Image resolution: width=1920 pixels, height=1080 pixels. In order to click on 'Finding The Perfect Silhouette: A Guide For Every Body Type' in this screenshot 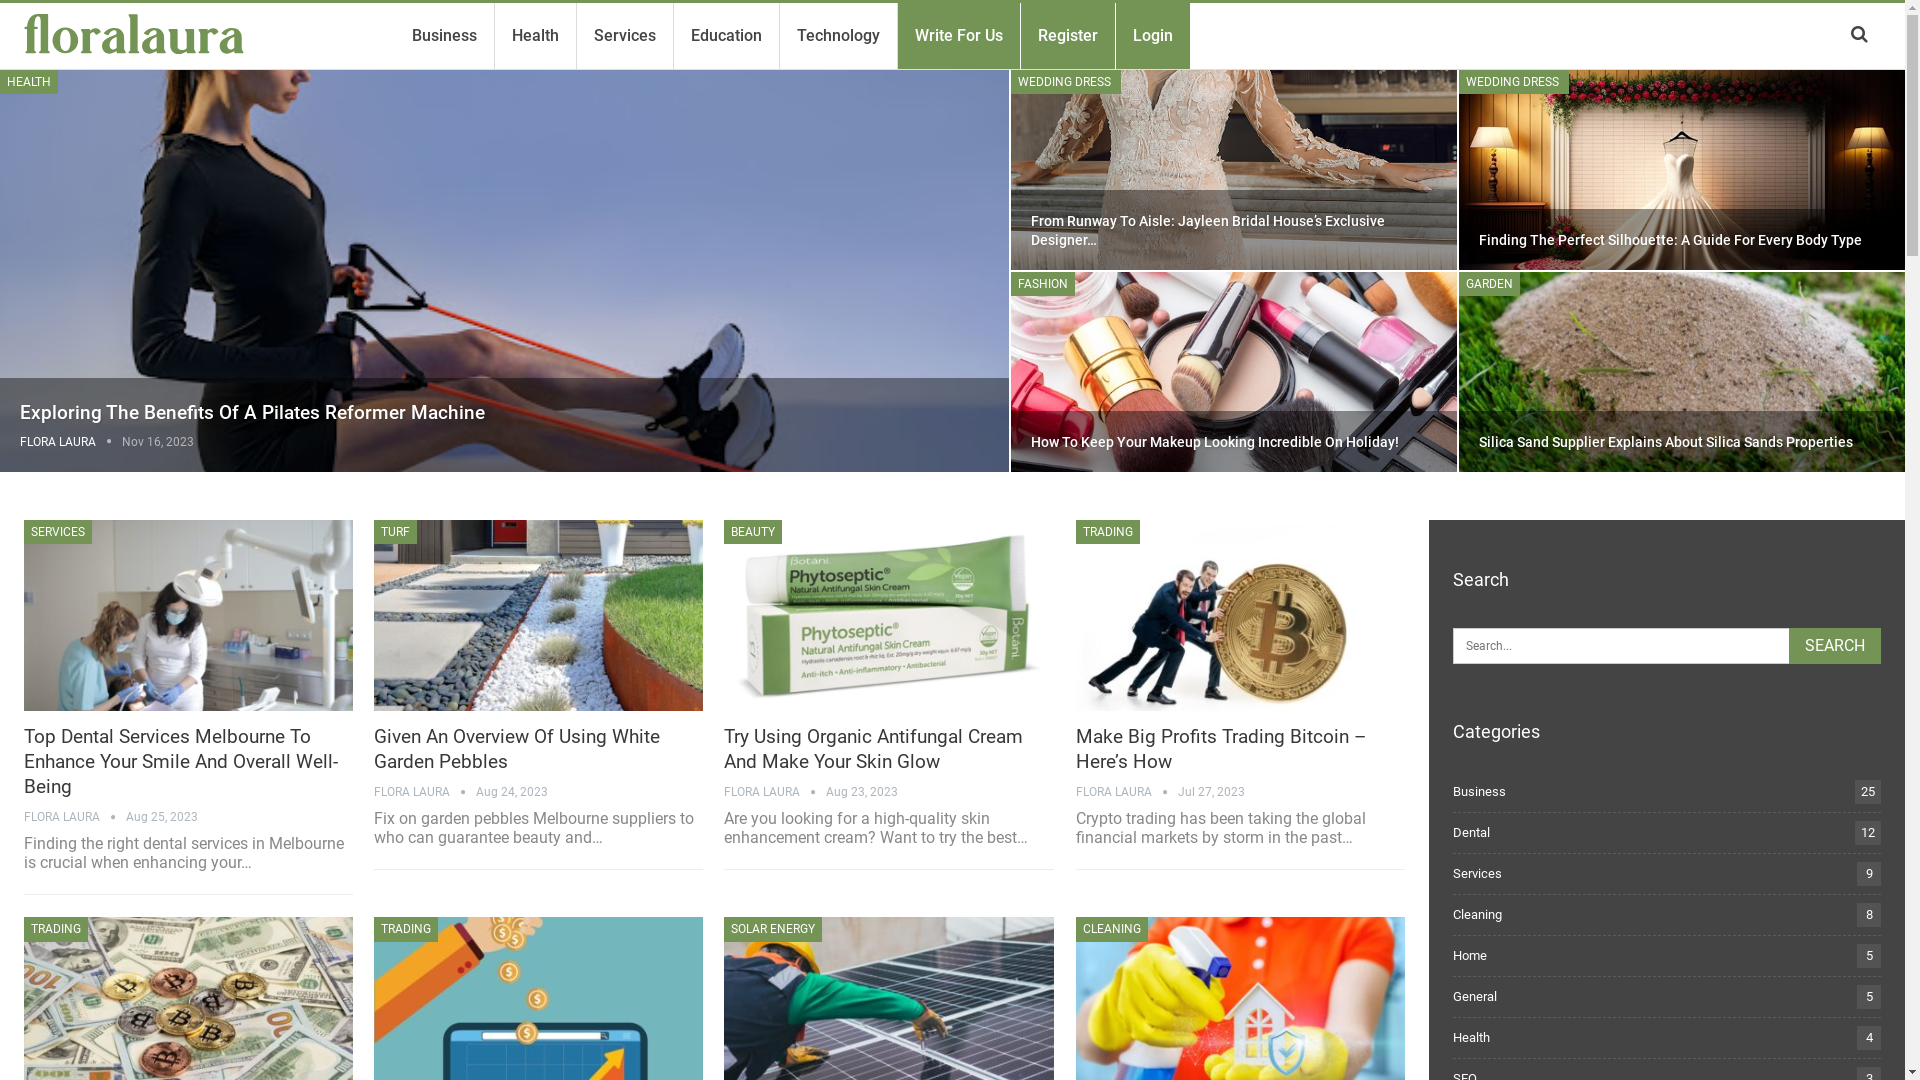, I will do `click(1478, 238)`.